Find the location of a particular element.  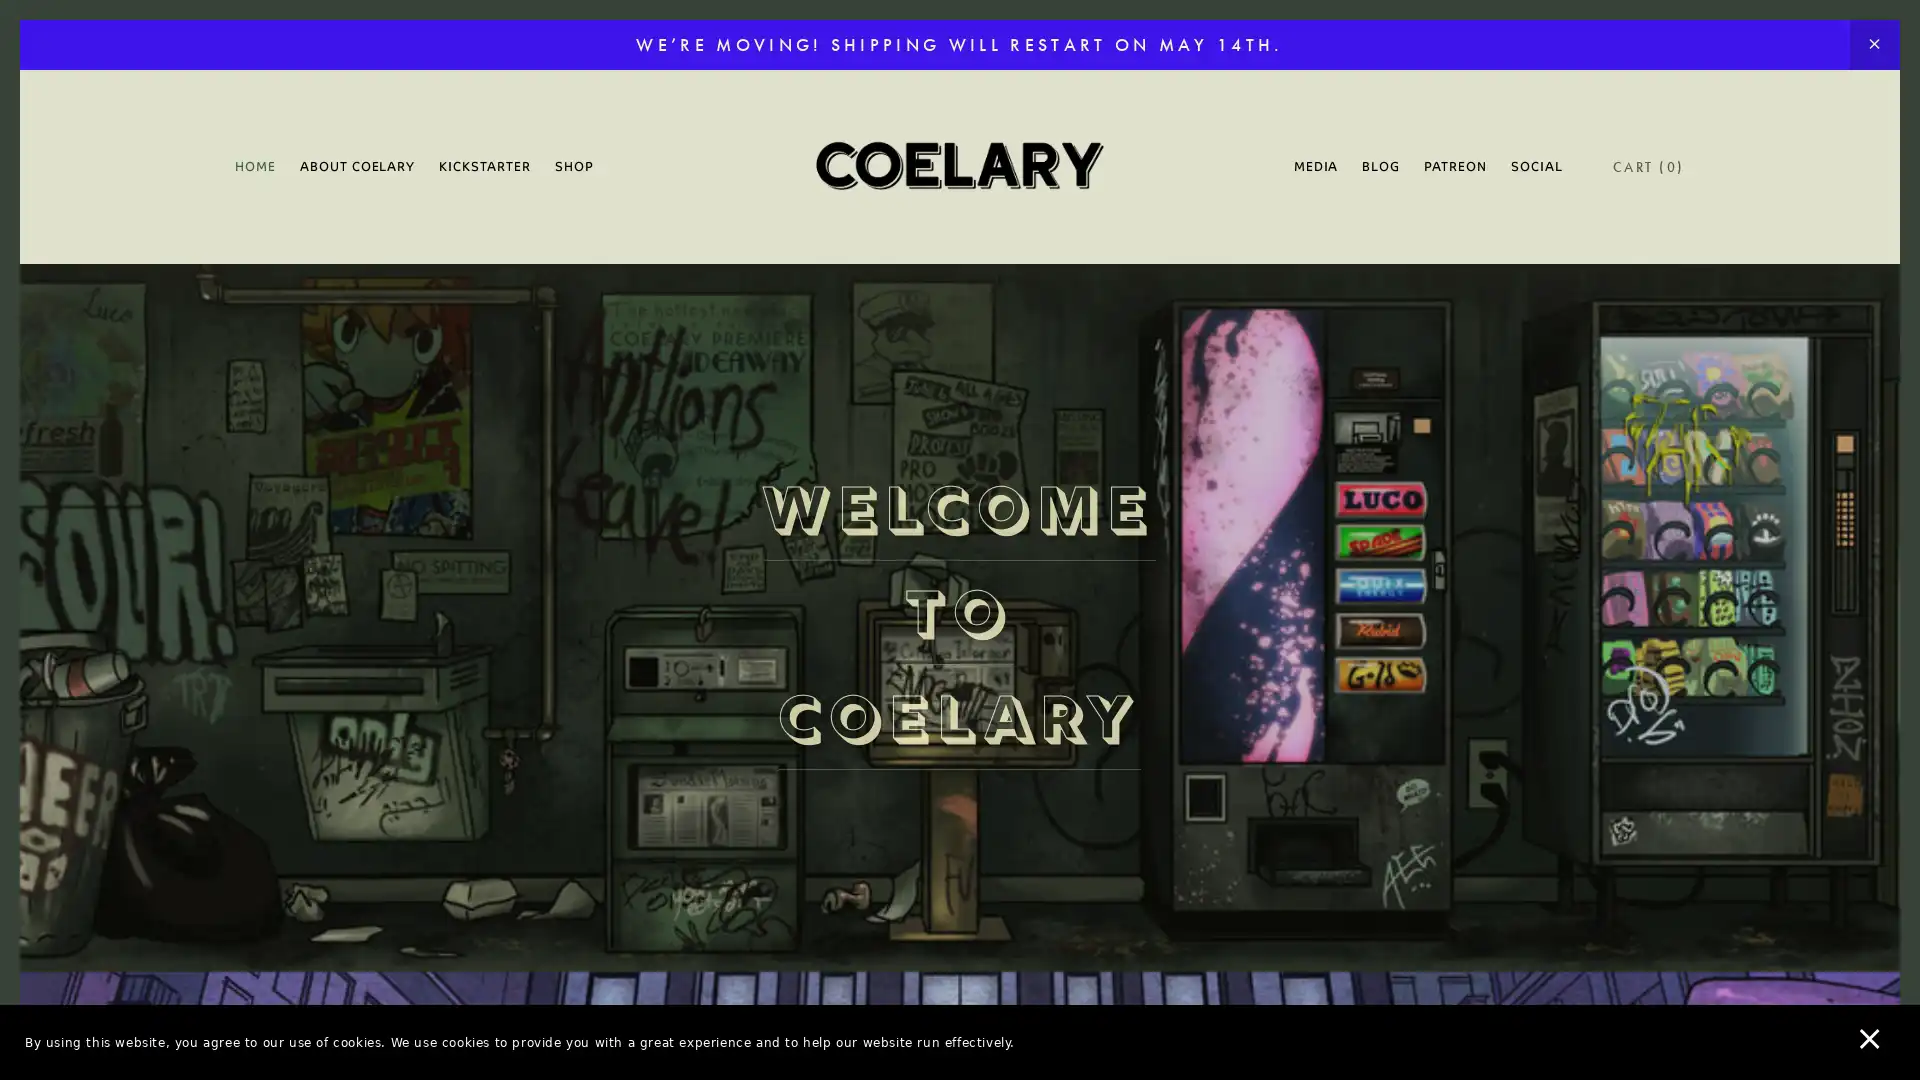

Close is located at coordinates (1310, 233).